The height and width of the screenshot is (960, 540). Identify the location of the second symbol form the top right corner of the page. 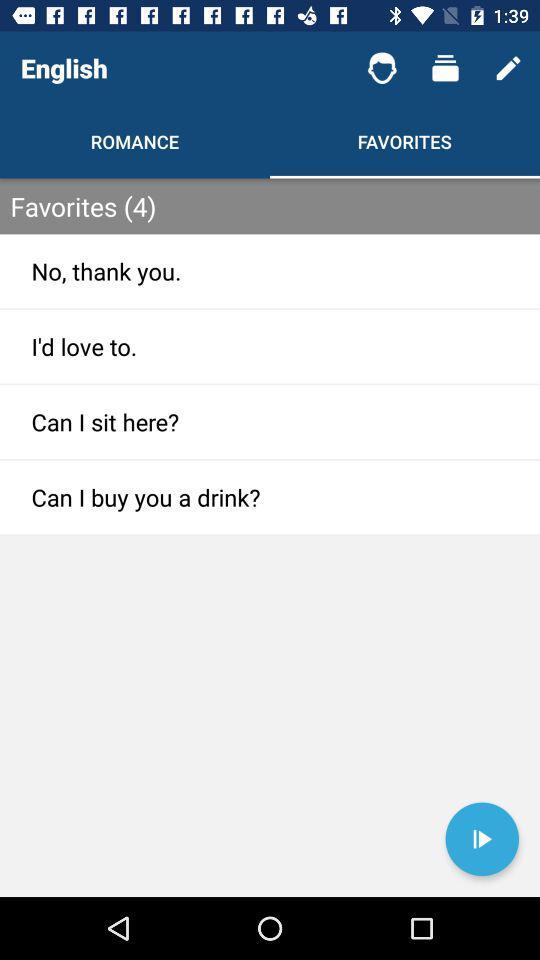
(445, 68).